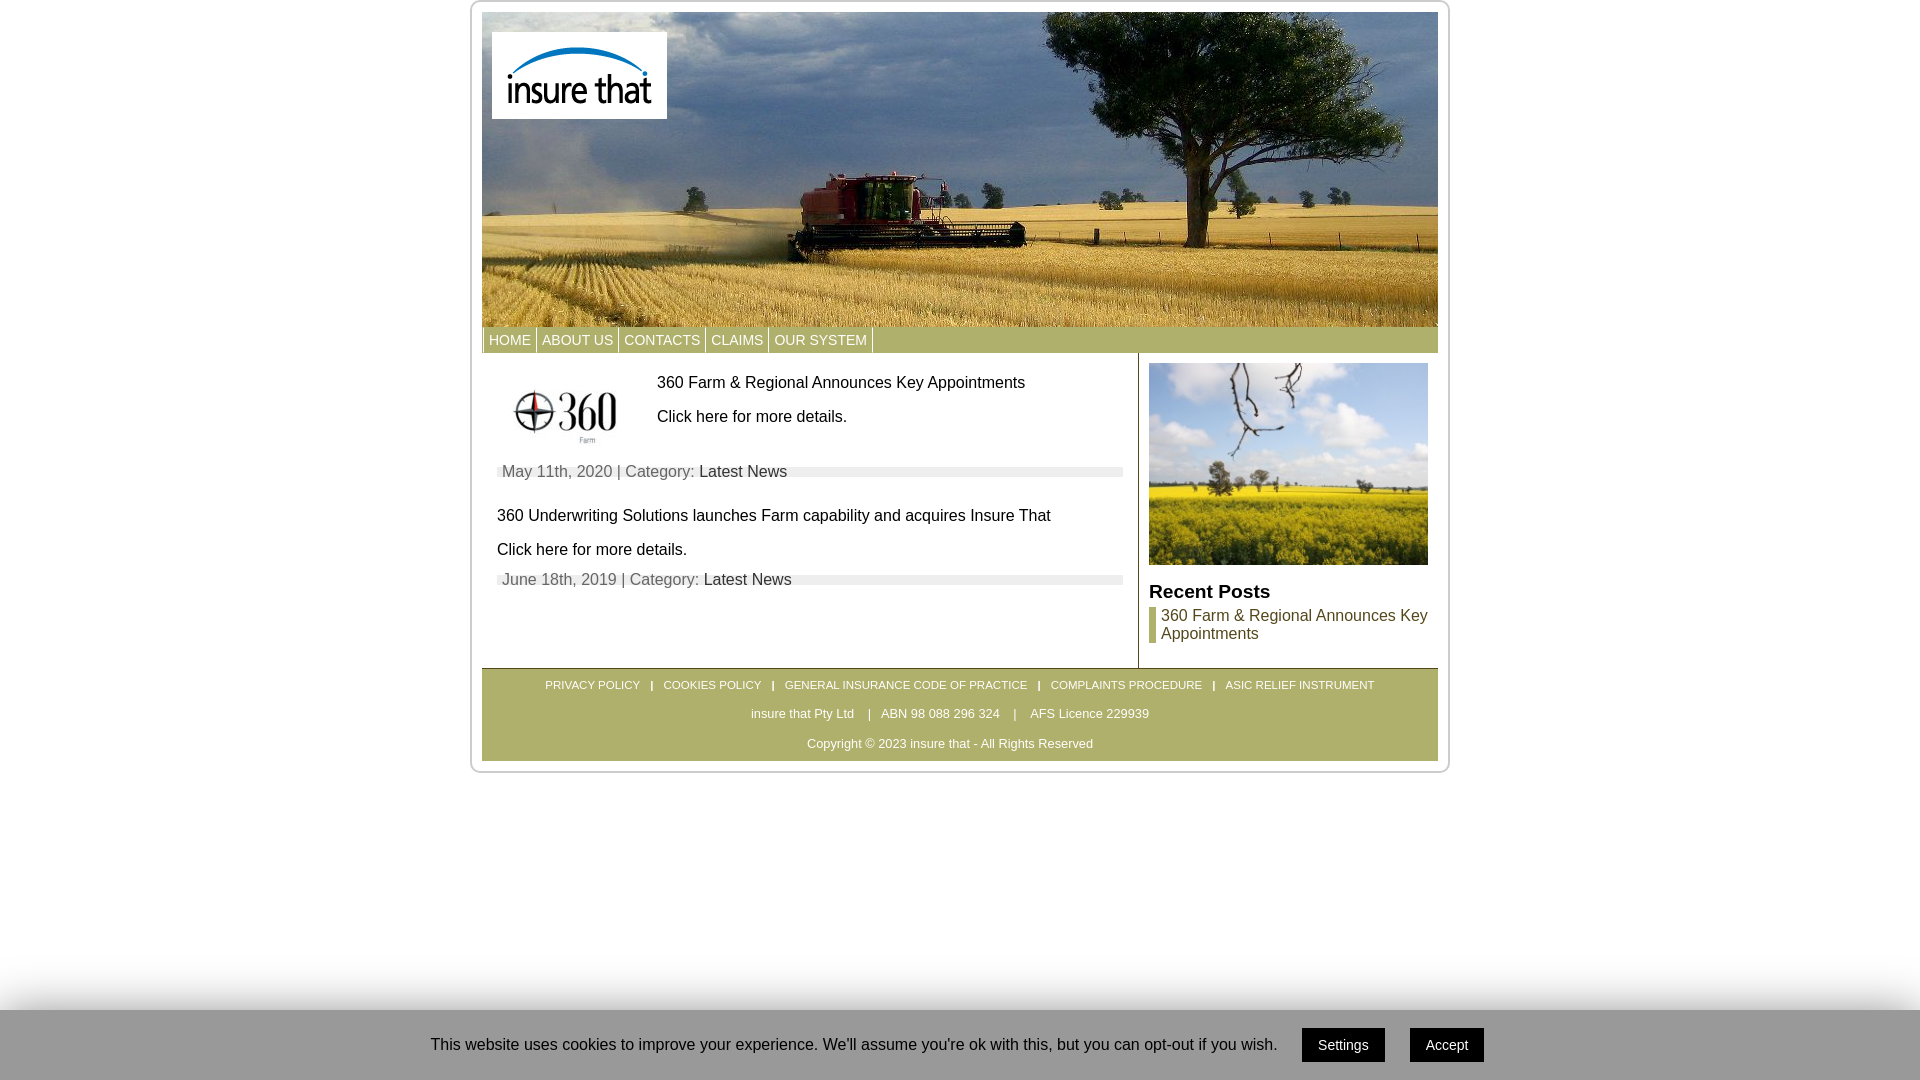  Describe the element at coordinates (1447, 1044) in the screenshot. I see `'Accept'` at that location.